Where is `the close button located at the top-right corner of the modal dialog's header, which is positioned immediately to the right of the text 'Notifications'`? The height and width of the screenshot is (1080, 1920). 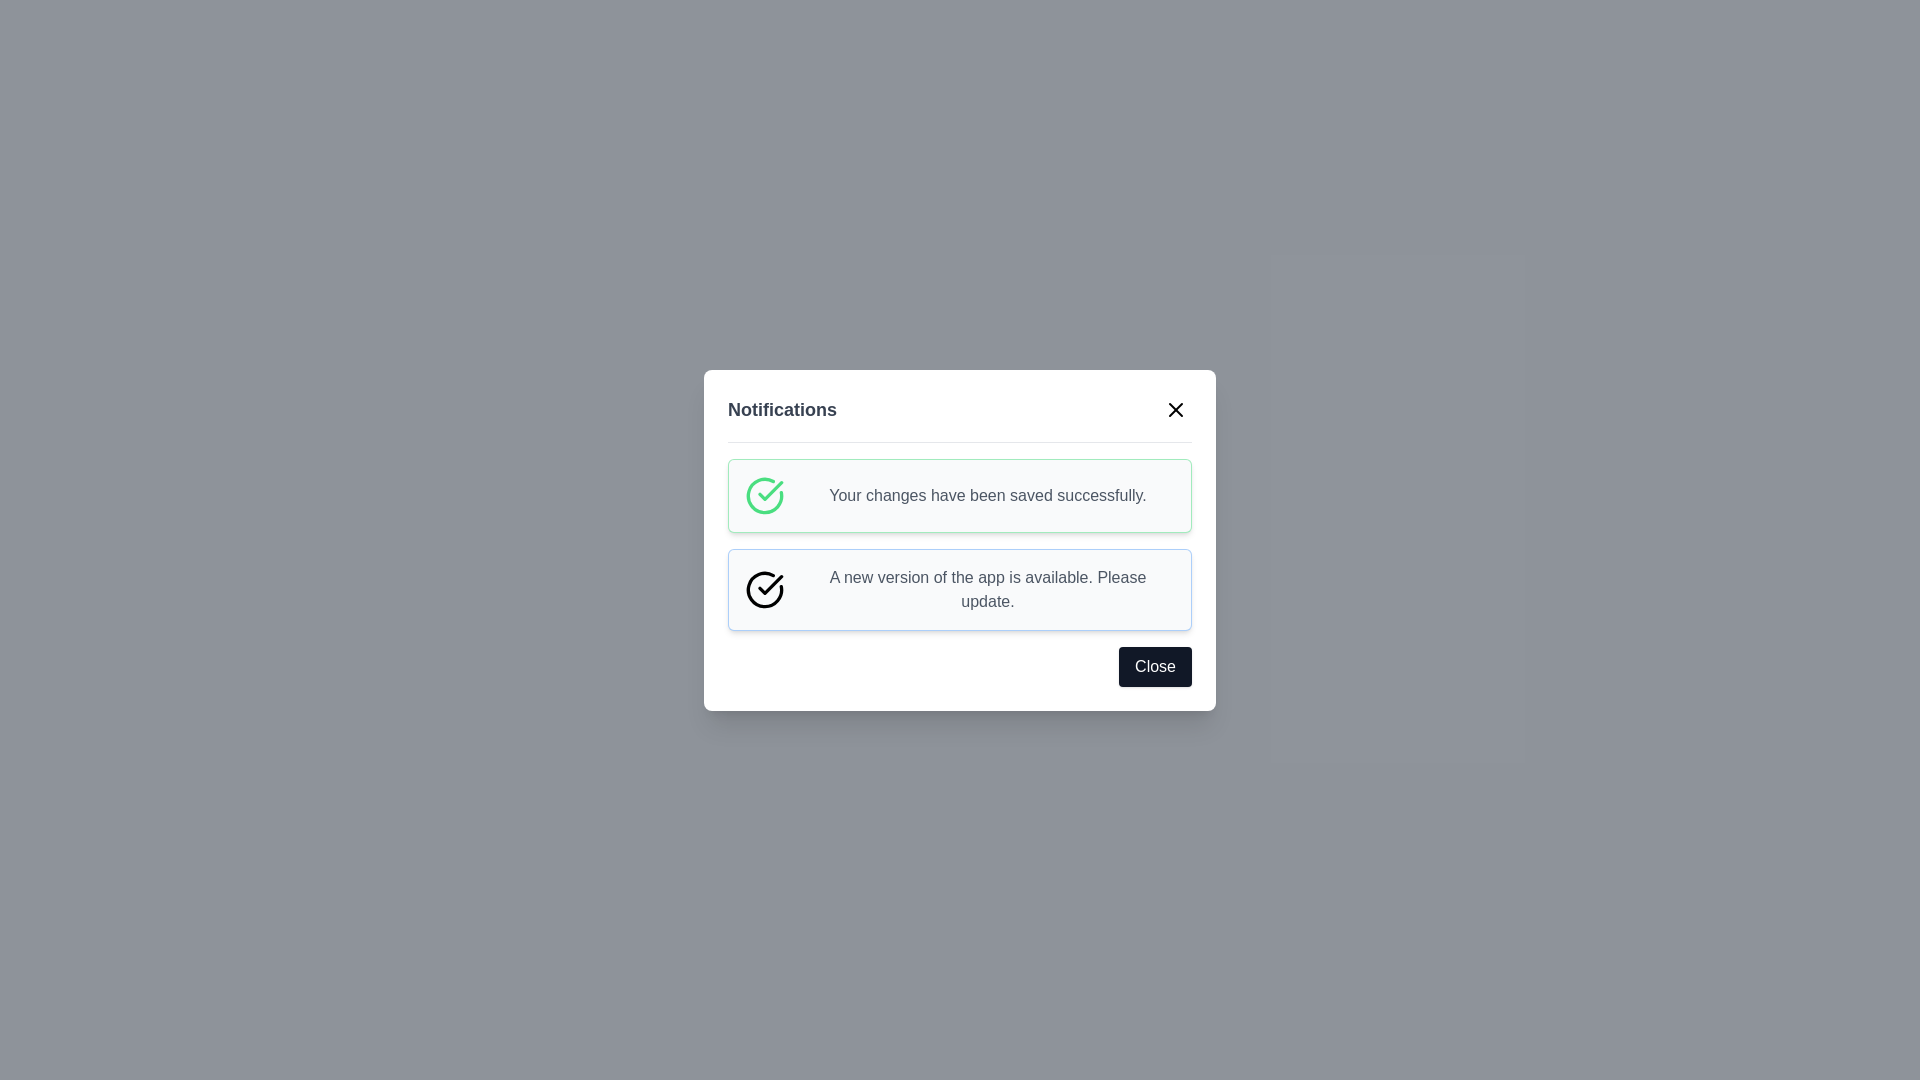 the close button located at the top-right corner of the modal dialog's header, which is positioned immediately to the right of the text 'Notifications' is located at coordinates (1176, 408).